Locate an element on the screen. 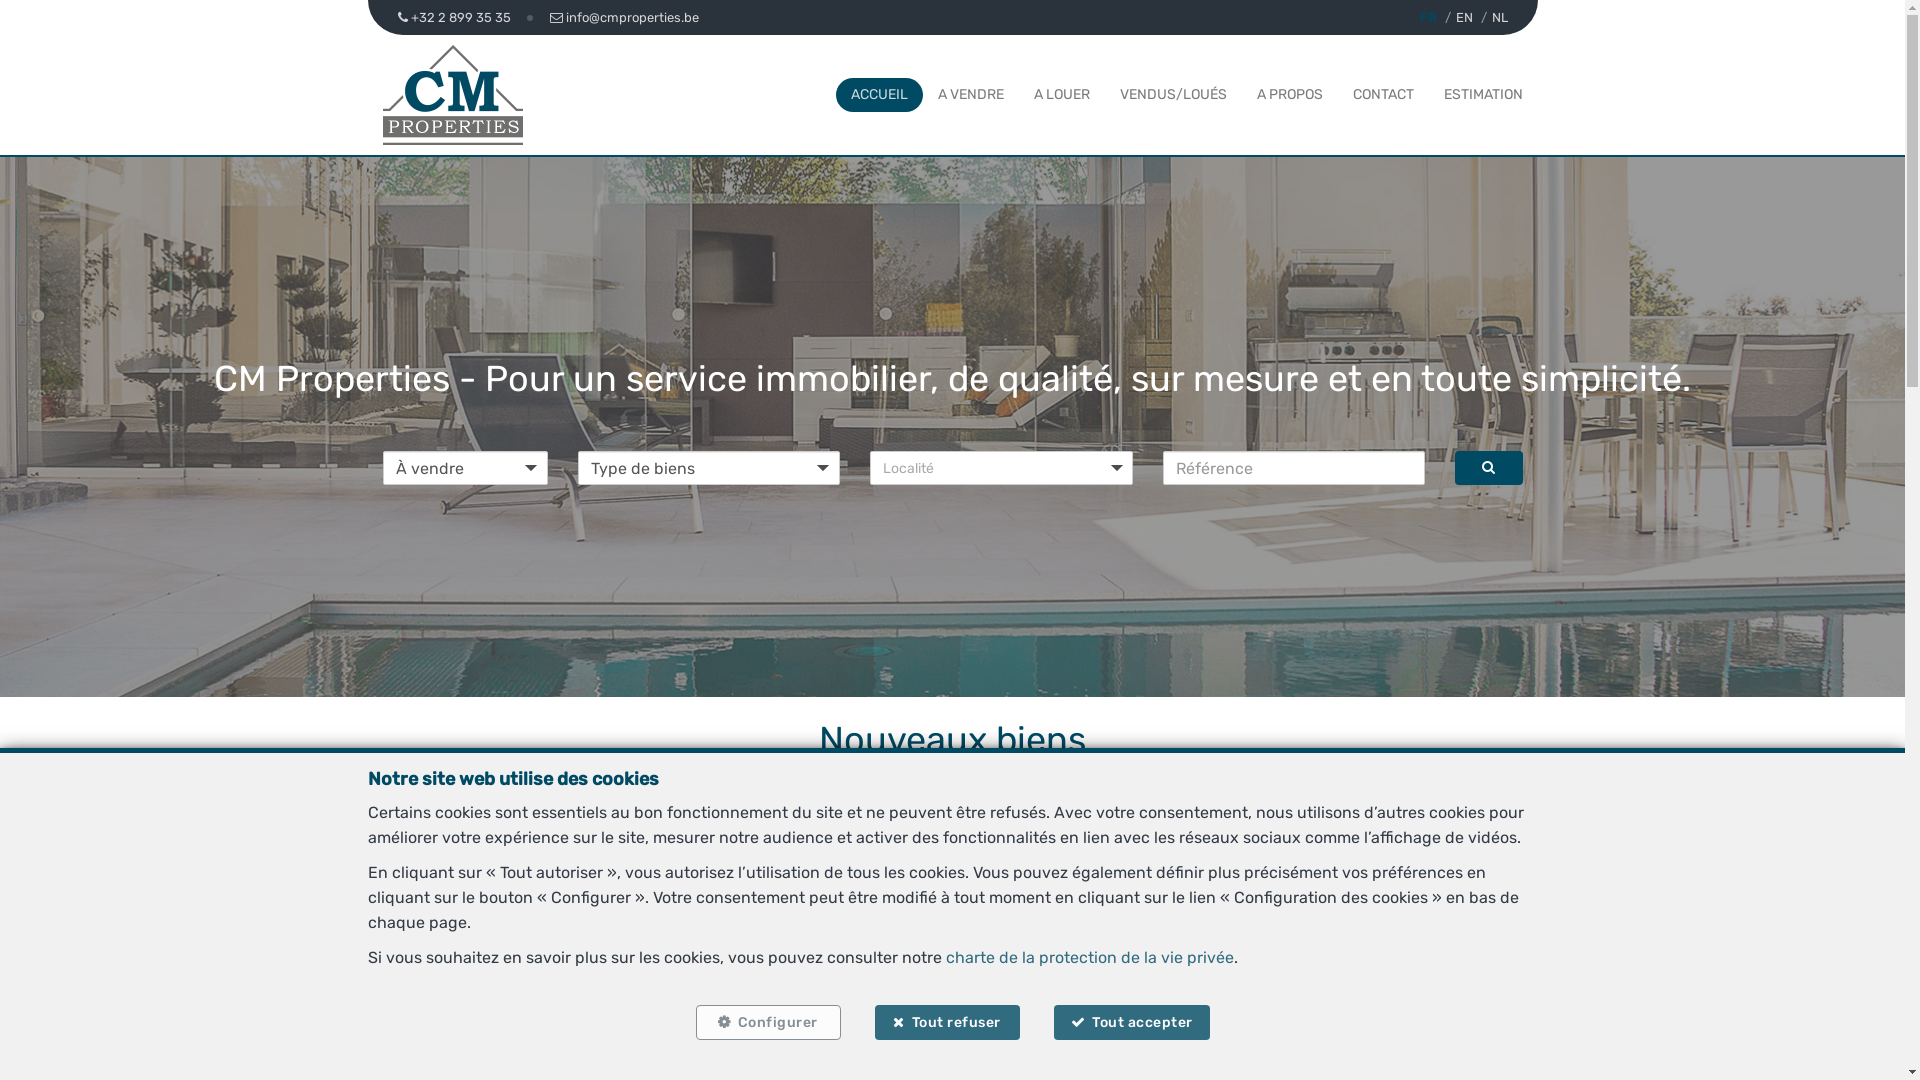  'EN' is located at coordinates (1464, 17).